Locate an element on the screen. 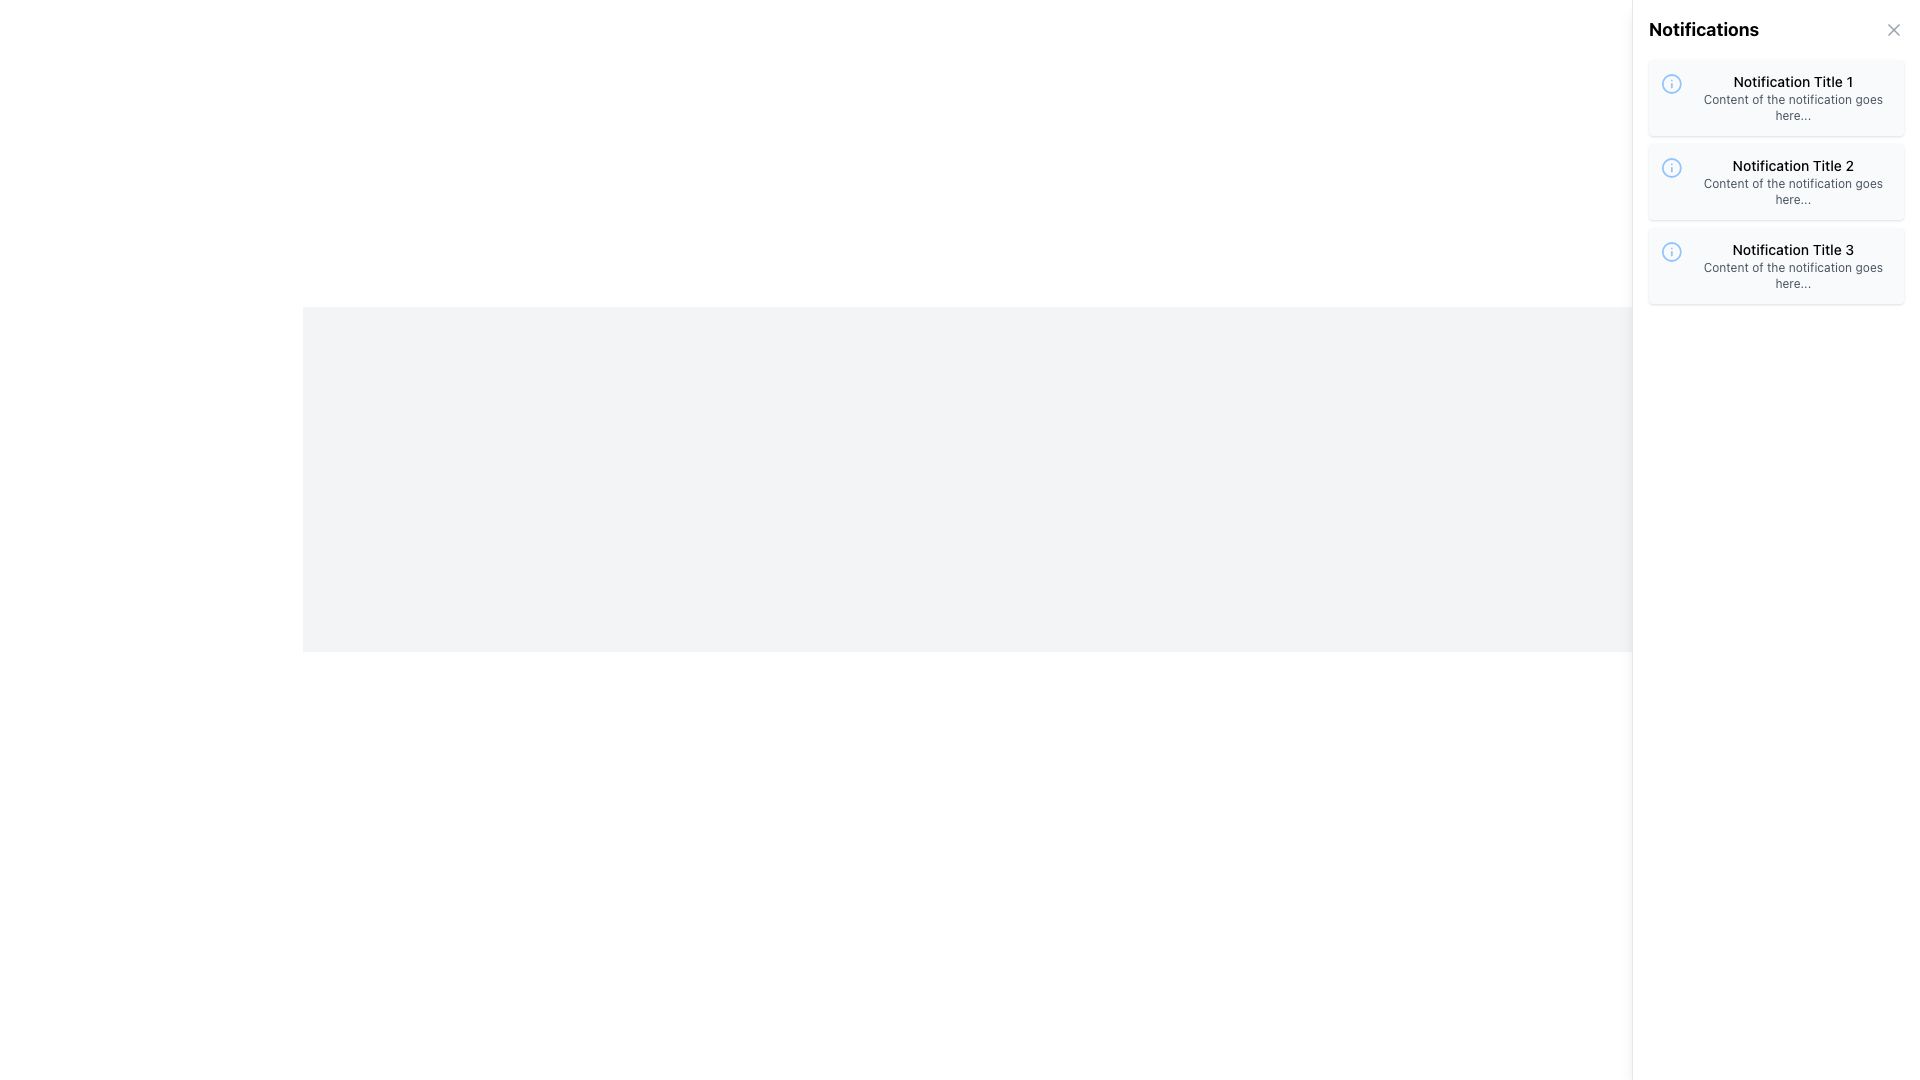 The height and width of the screenshot is (1080, 1920). the title of the second notification card in the notifications panel is located at coordinates (1793, 164).